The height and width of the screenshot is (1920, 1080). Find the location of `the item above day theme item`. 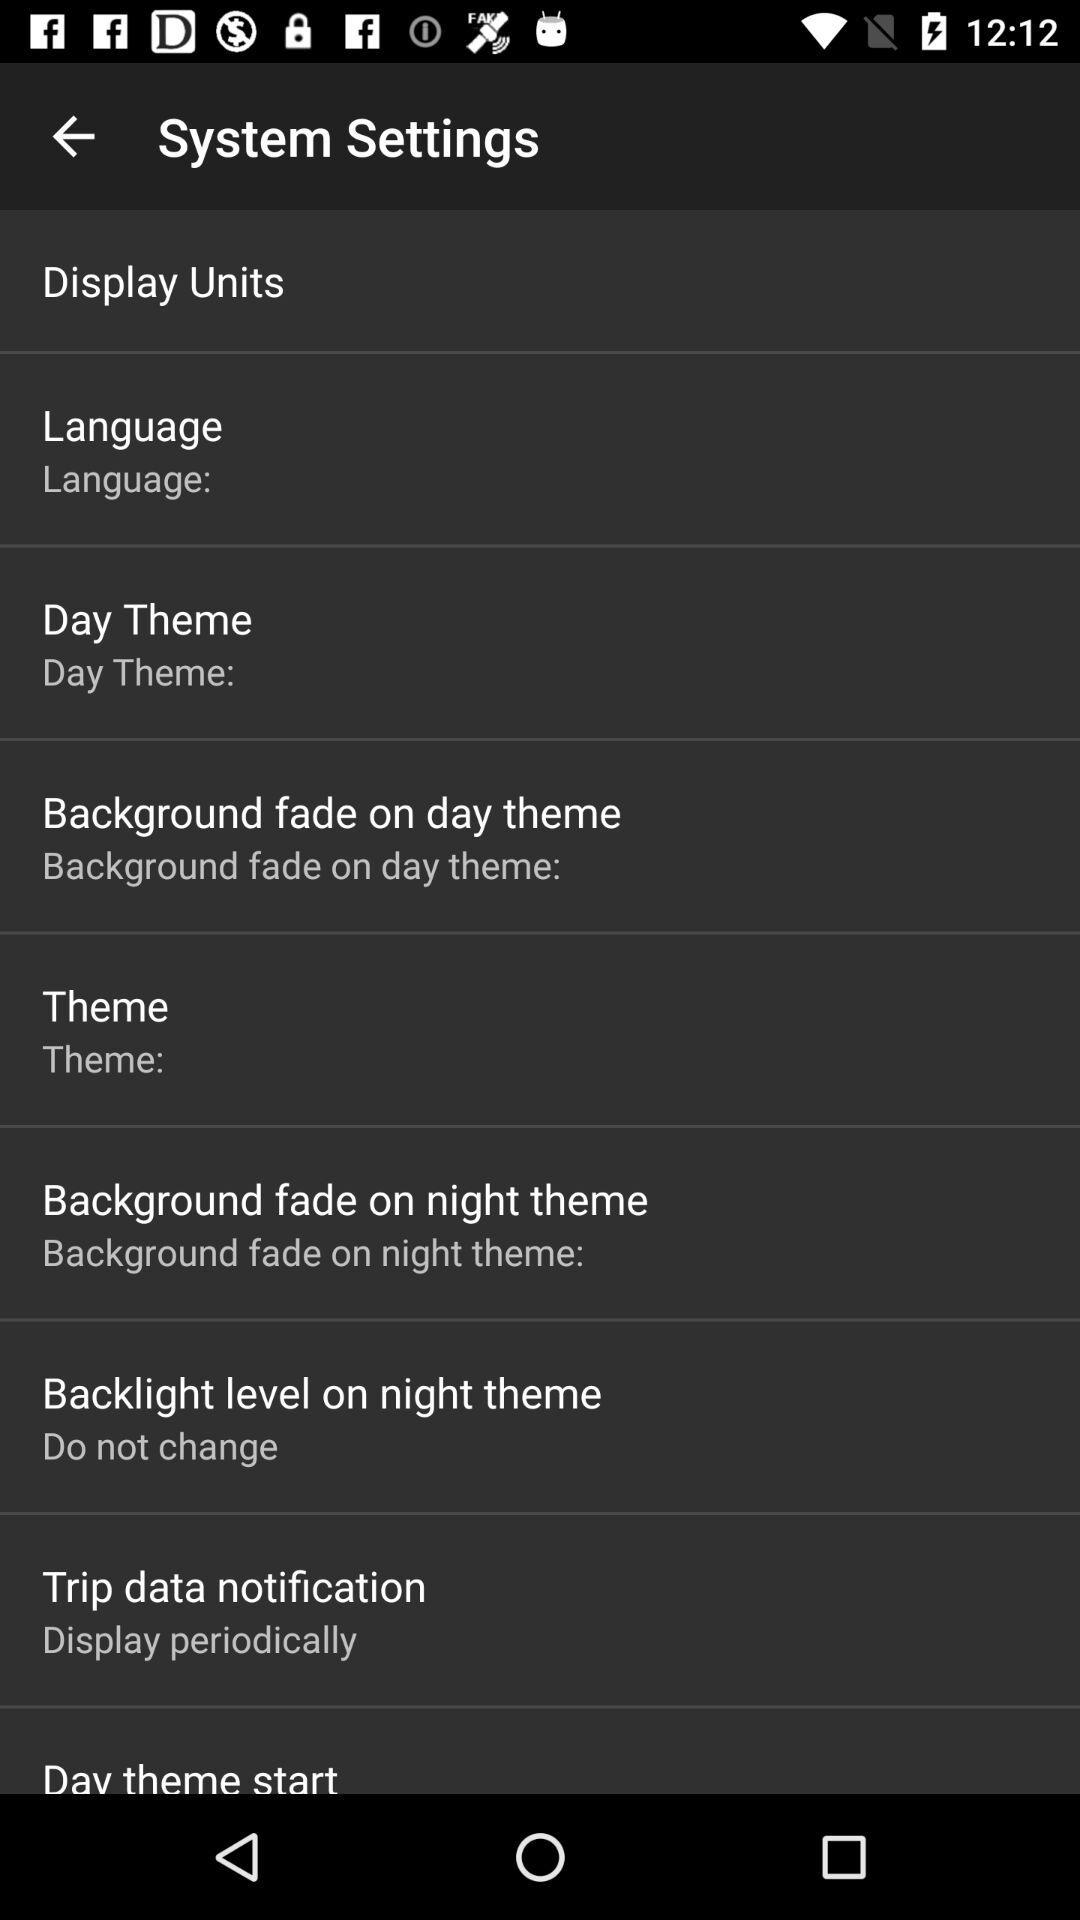

the item above day theme item is located at coordinates (131, 476).